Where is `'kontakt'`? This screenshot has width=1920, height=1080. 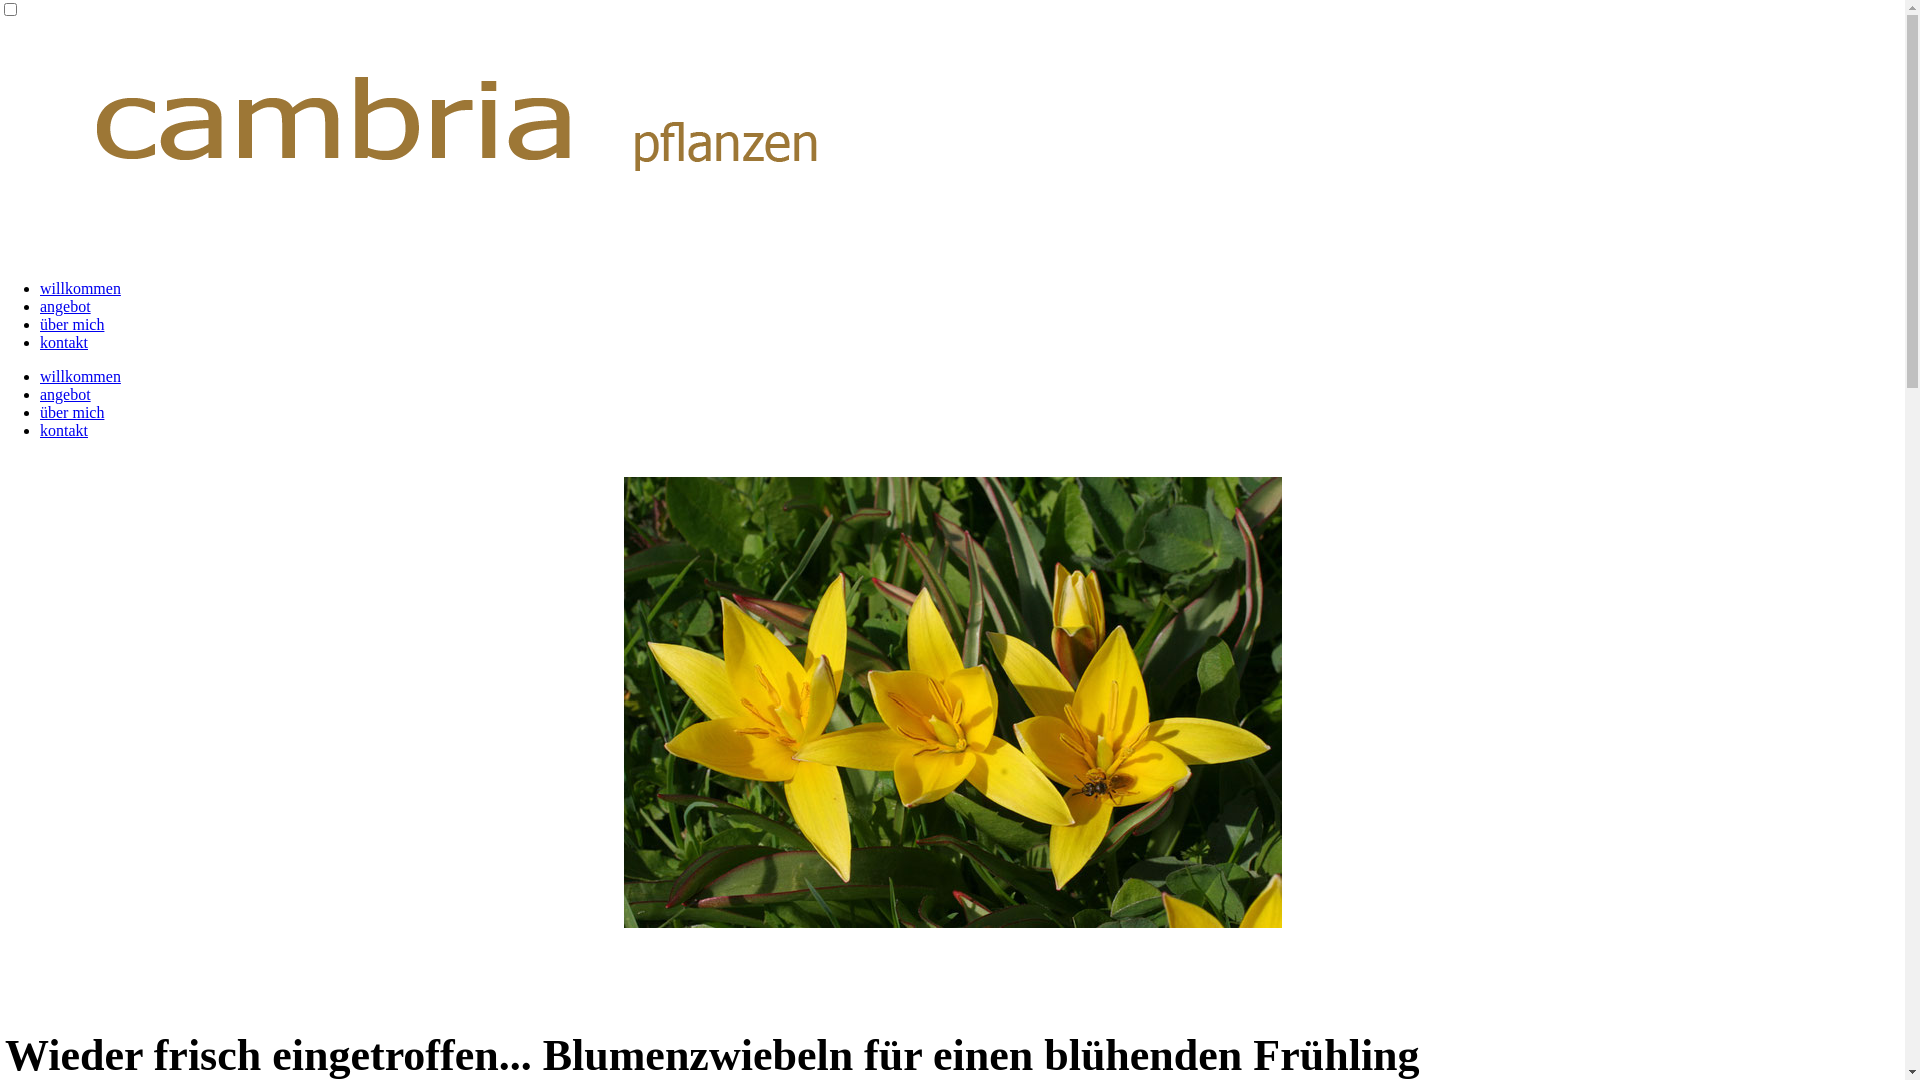
'kontakt' is located at coordinates (63, 429).